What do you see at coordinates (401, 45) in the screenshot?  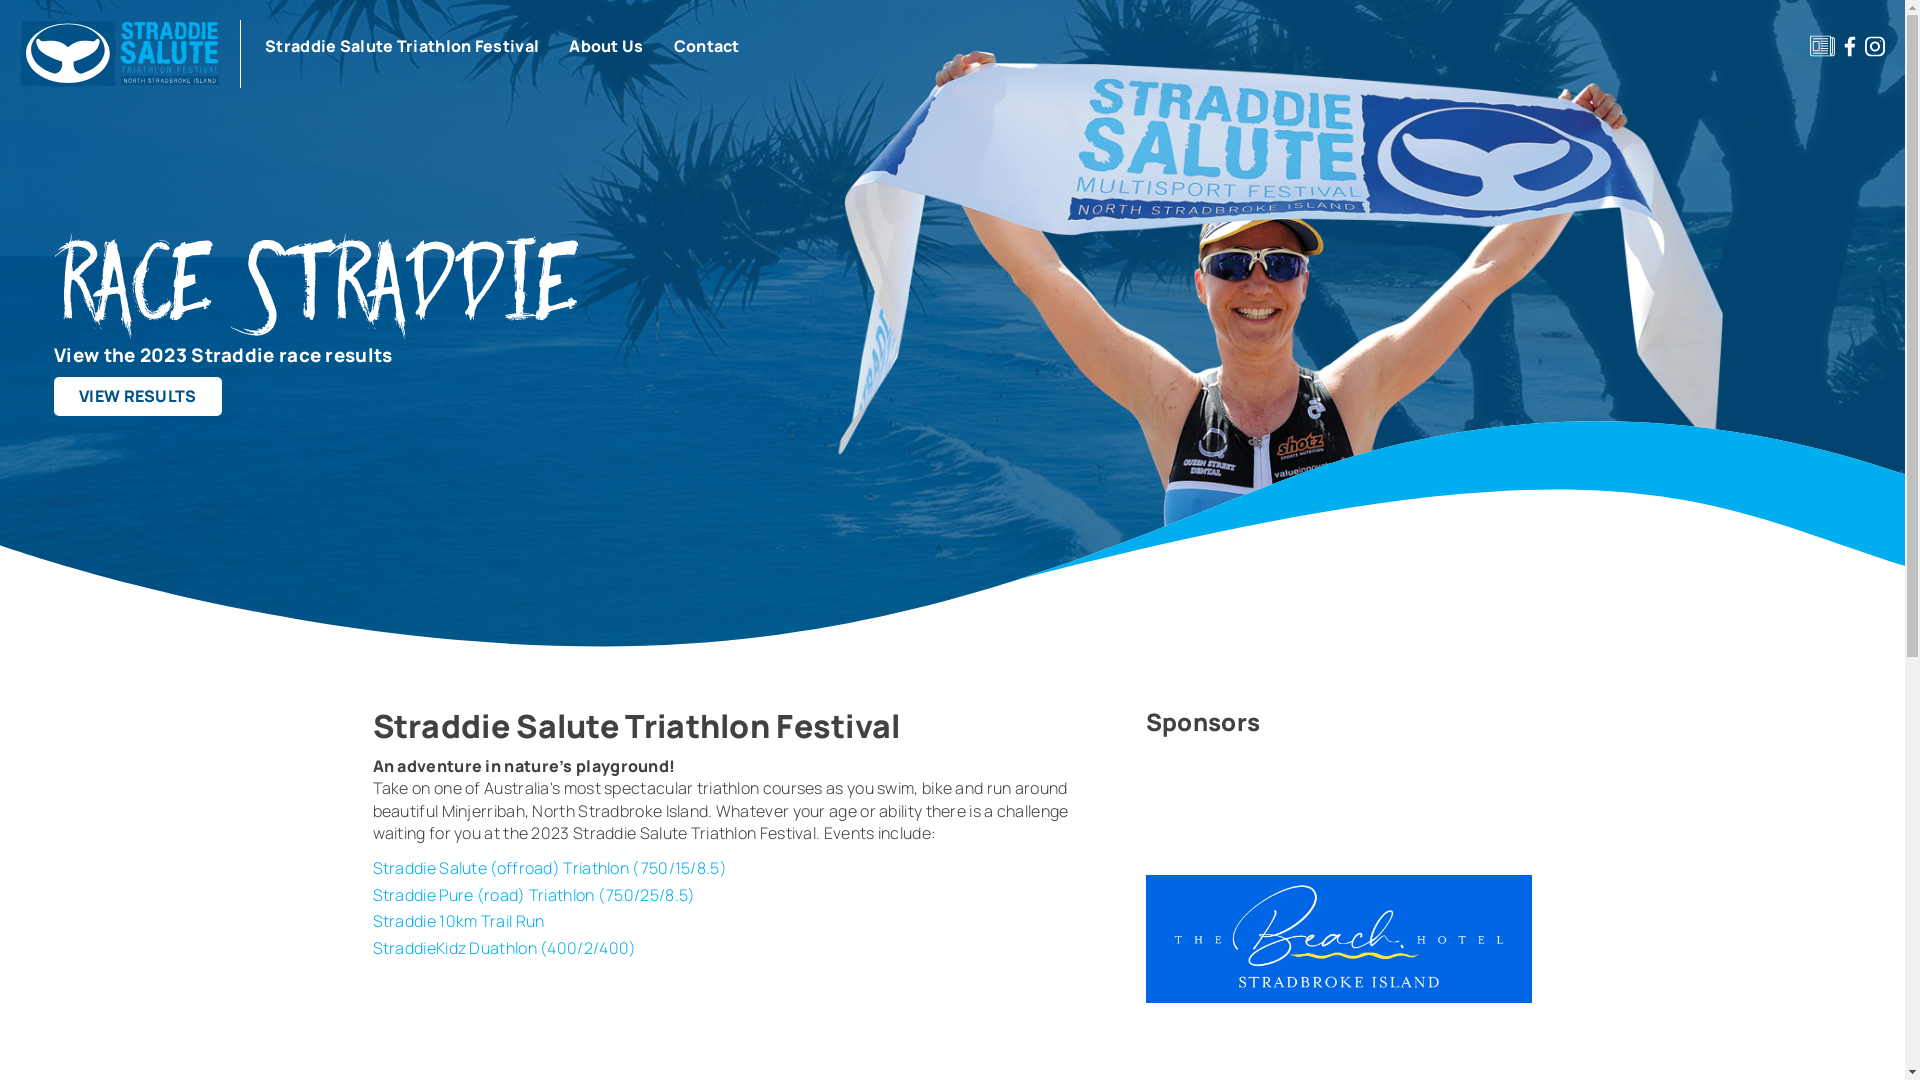 I see `'Straddie Salute Triathlon Festival'` at bounding box center [401, 45].